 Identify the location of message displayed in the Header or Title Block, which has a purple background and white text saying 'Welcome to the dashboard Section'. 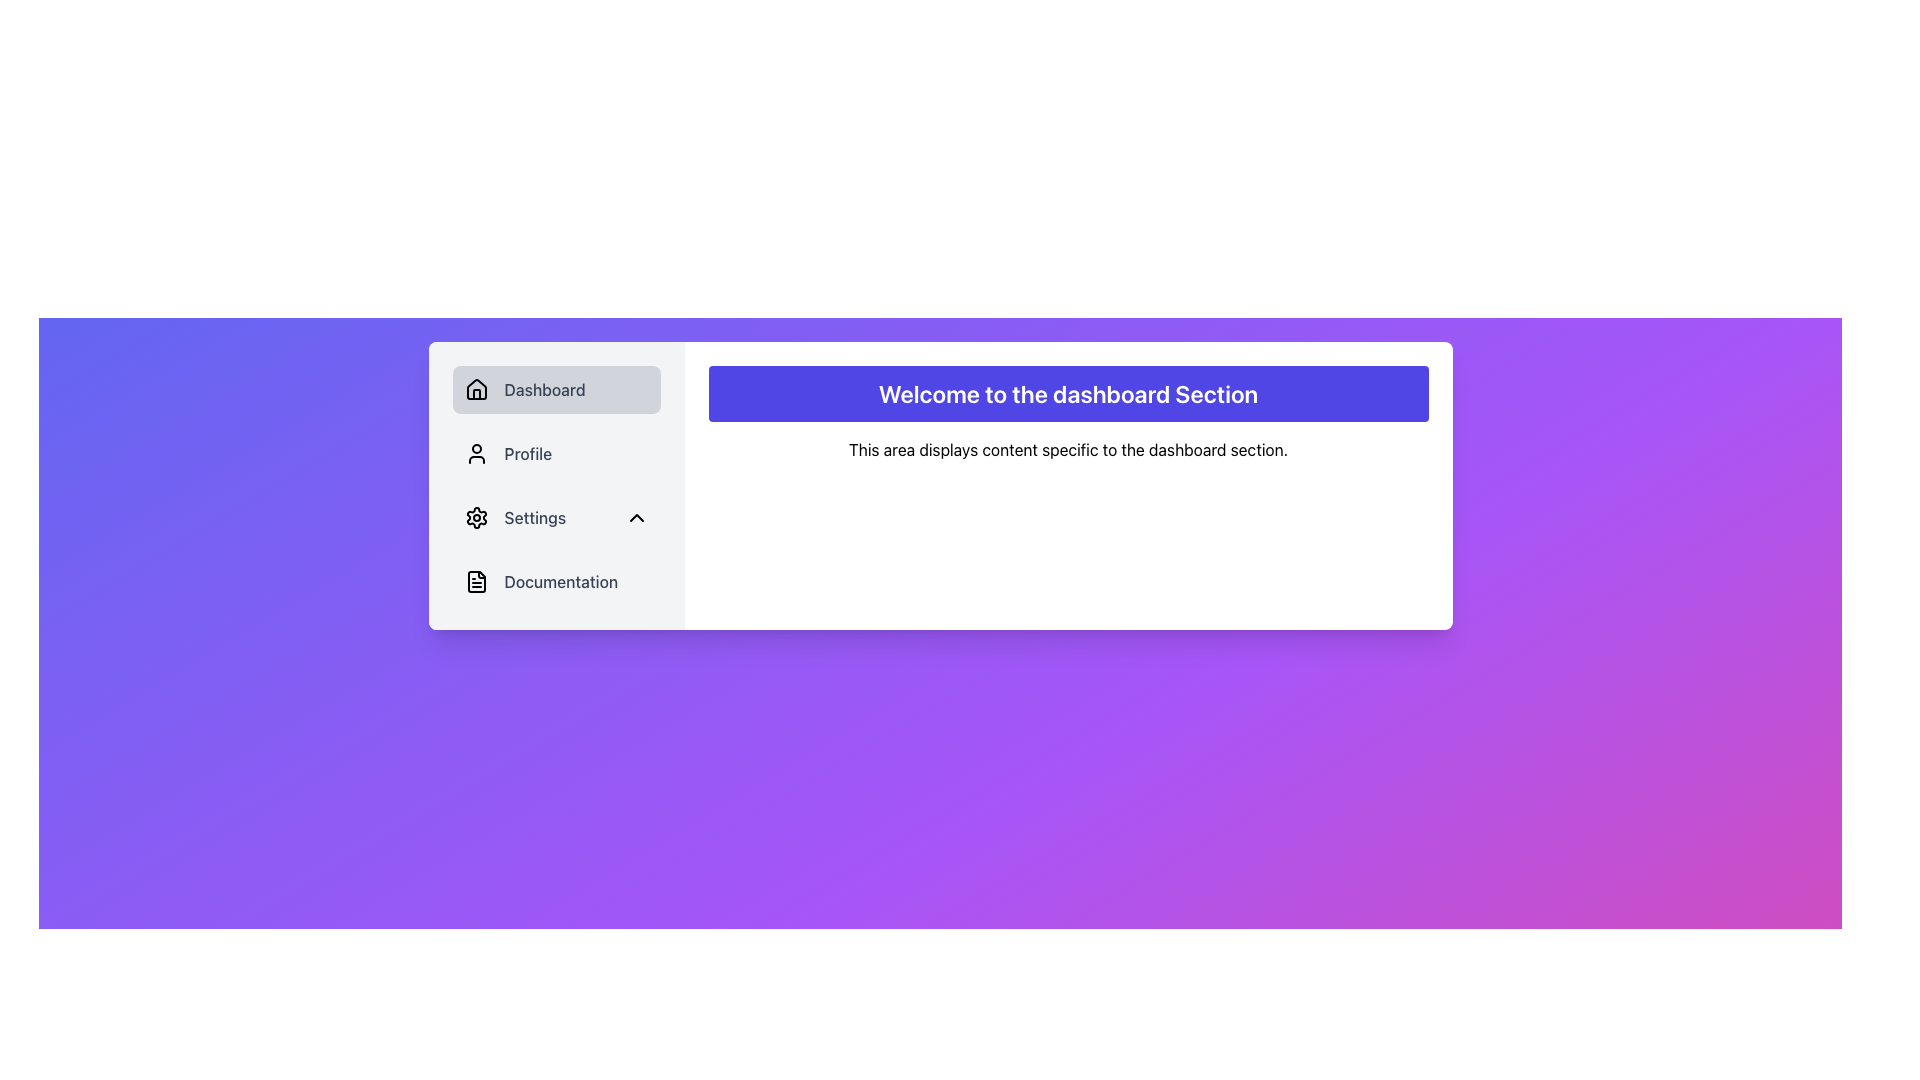
(1067, 393).